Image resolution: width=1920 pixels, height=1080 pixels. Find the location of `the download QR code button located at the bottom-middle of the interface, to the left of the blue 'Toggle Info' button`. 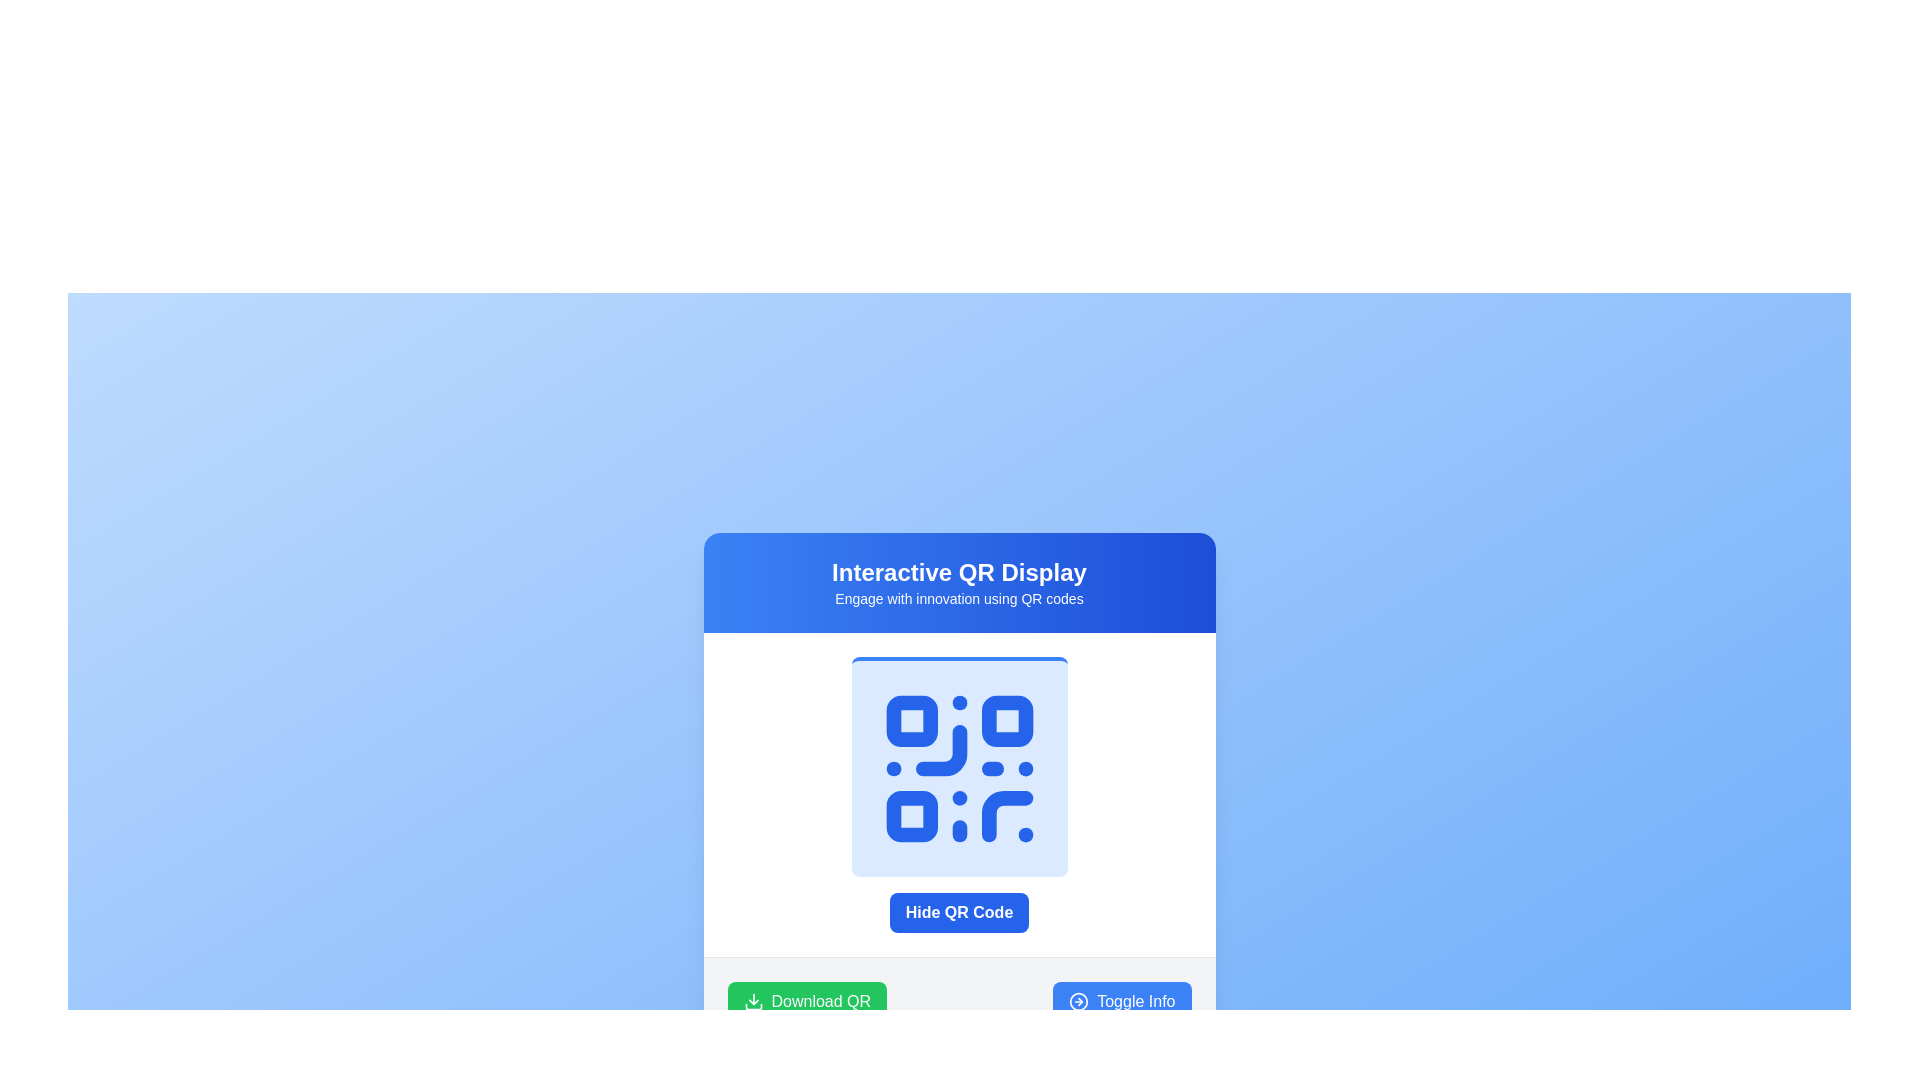

the download QR code button located at the bottom-middle of the interface, to the left of the blue 'Toggle Info' button is located at coordinates (807, 1001).